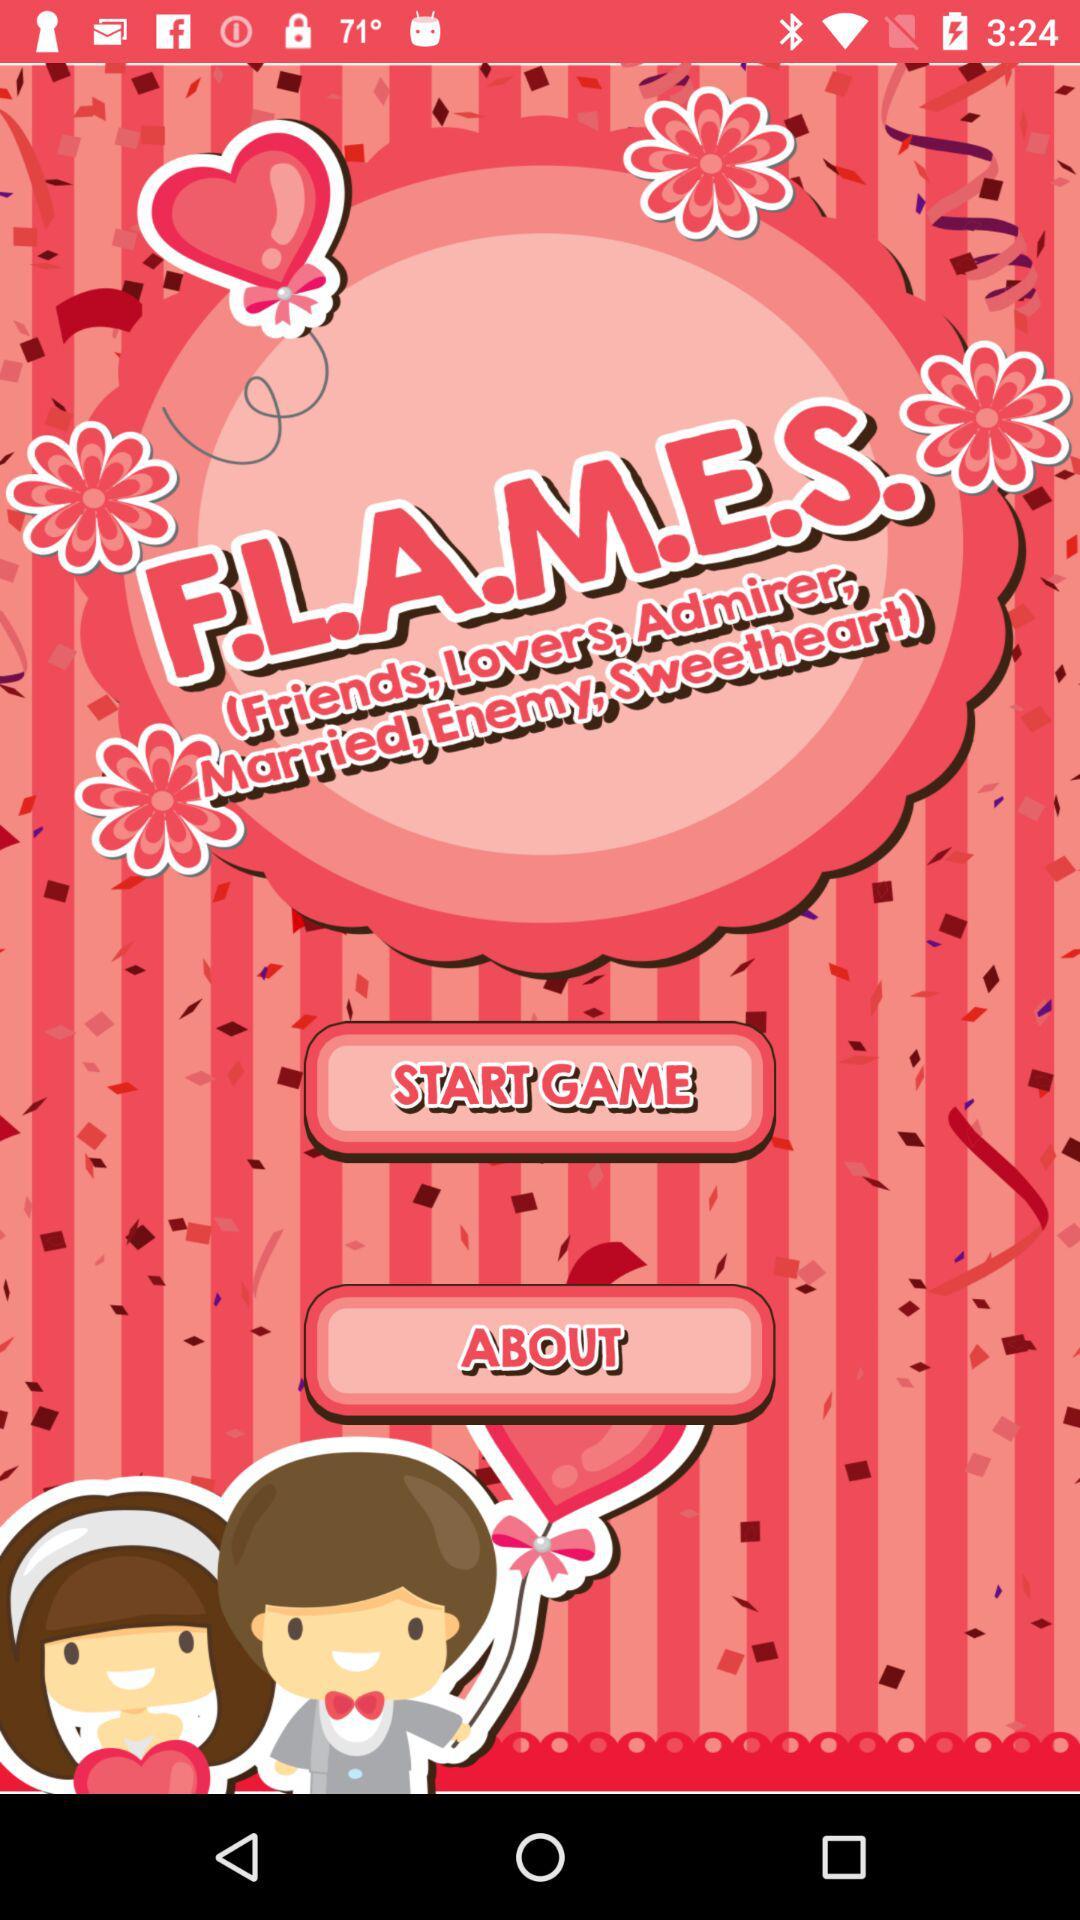  Describe the element at coordinates (540, 1090) in the screenshot. I see `start game` at that location.